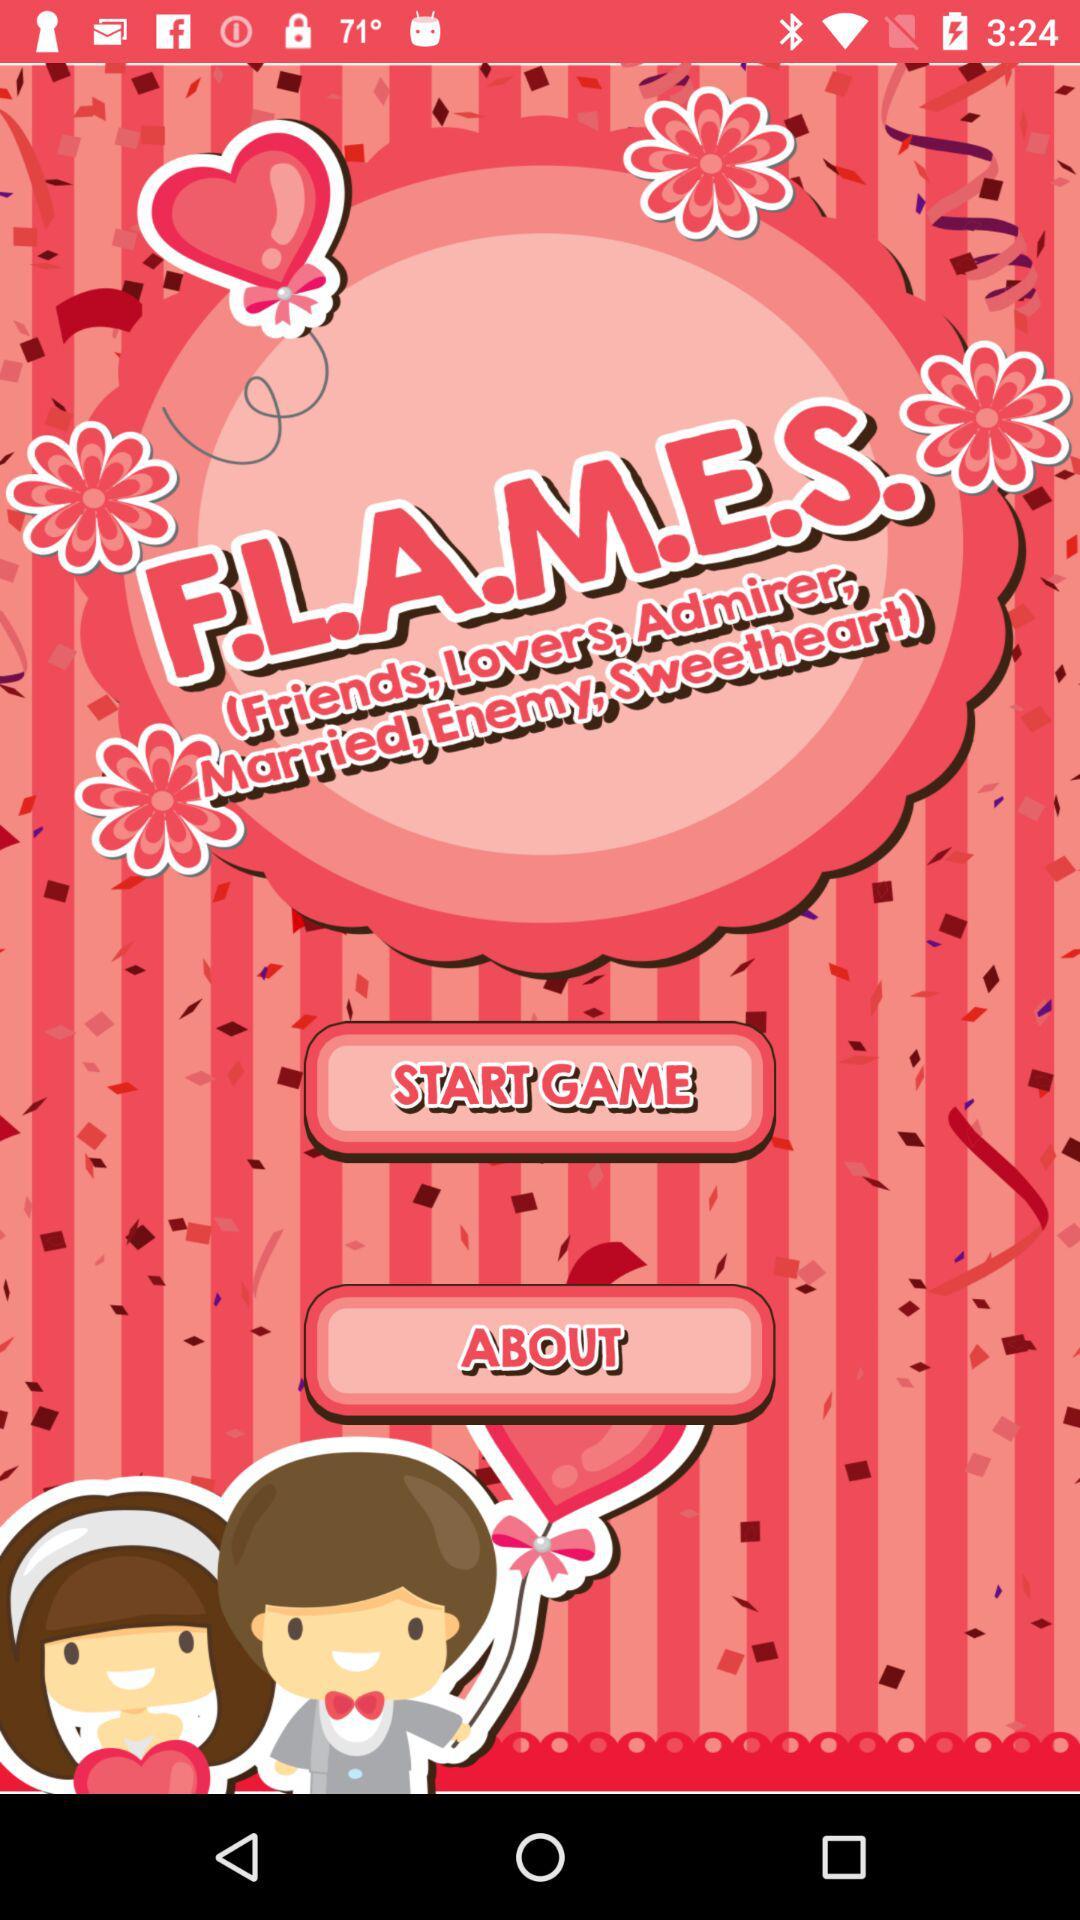  Describe the element at coordinates (540, 1090) in the screenshot. I see `start game` at that location.